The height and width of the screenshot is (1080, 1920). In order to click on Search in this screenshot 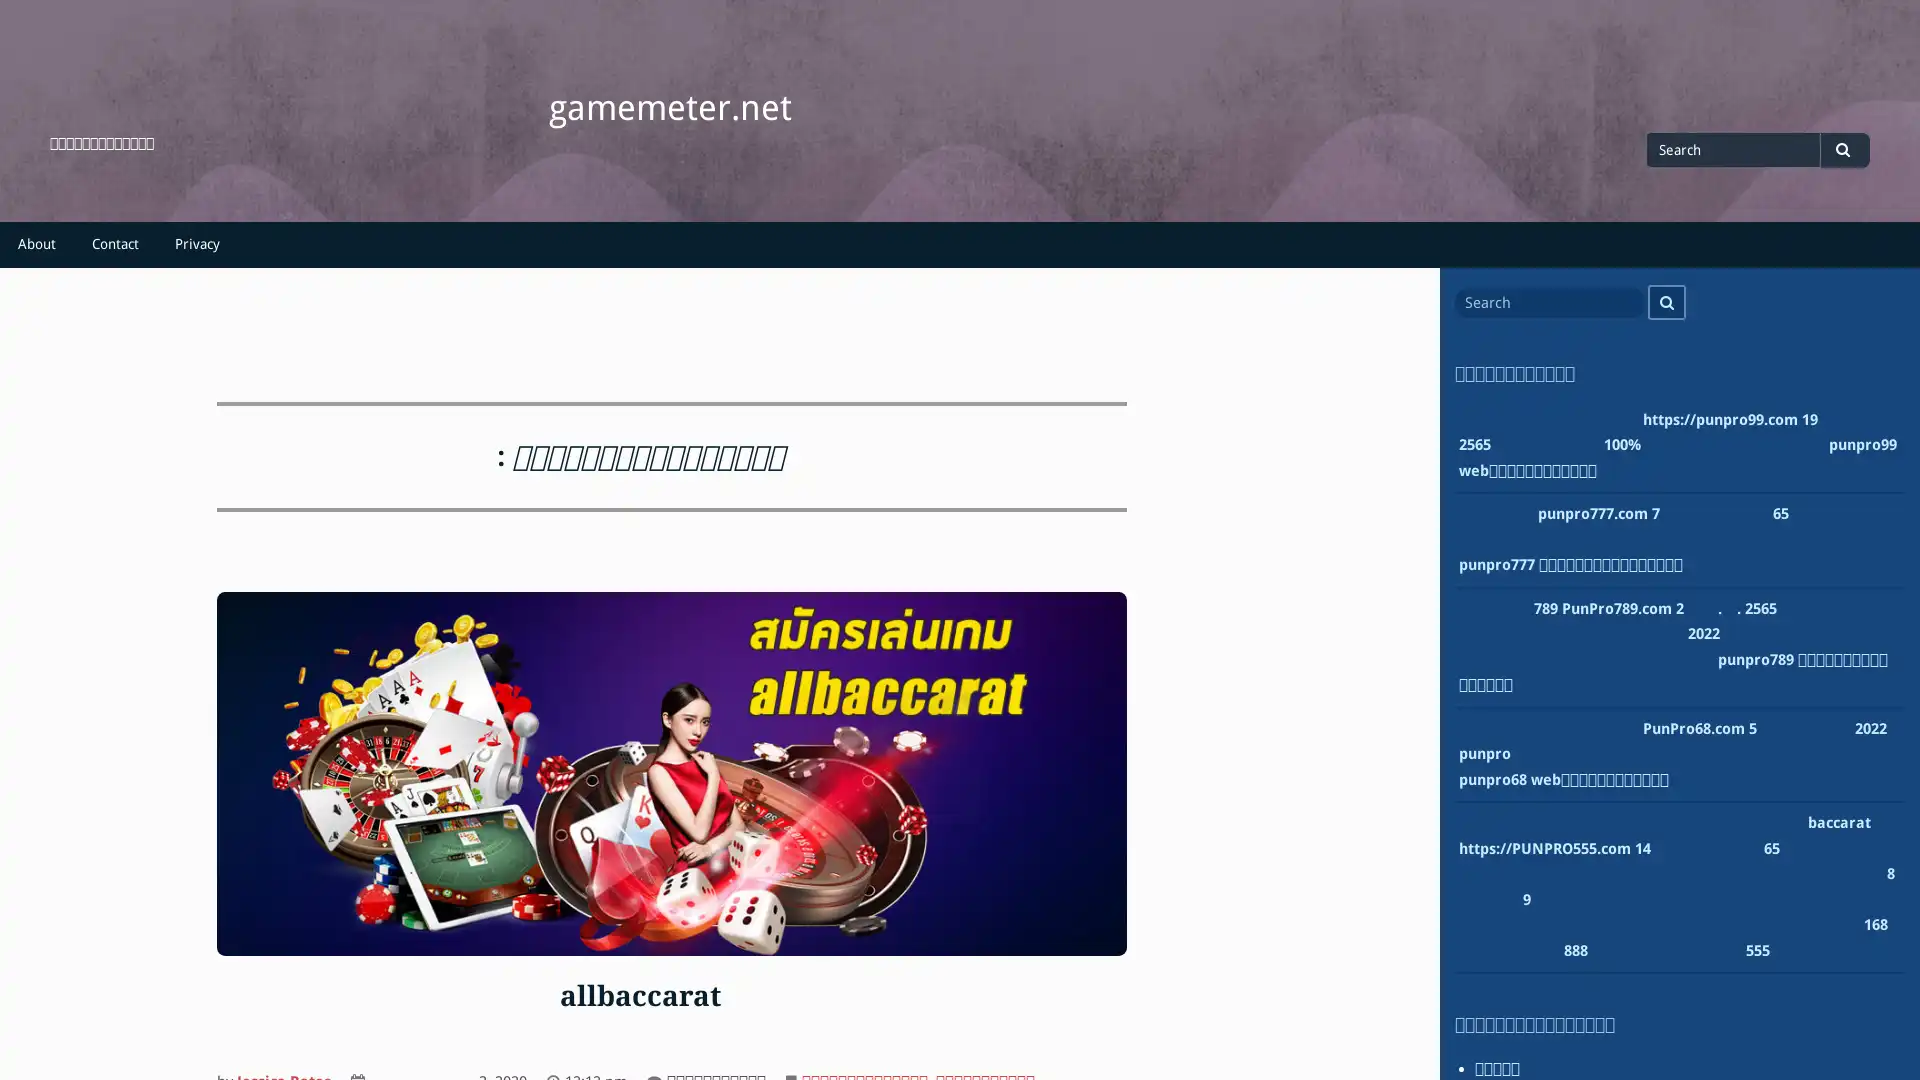, I will do `click(1844, 149)`.